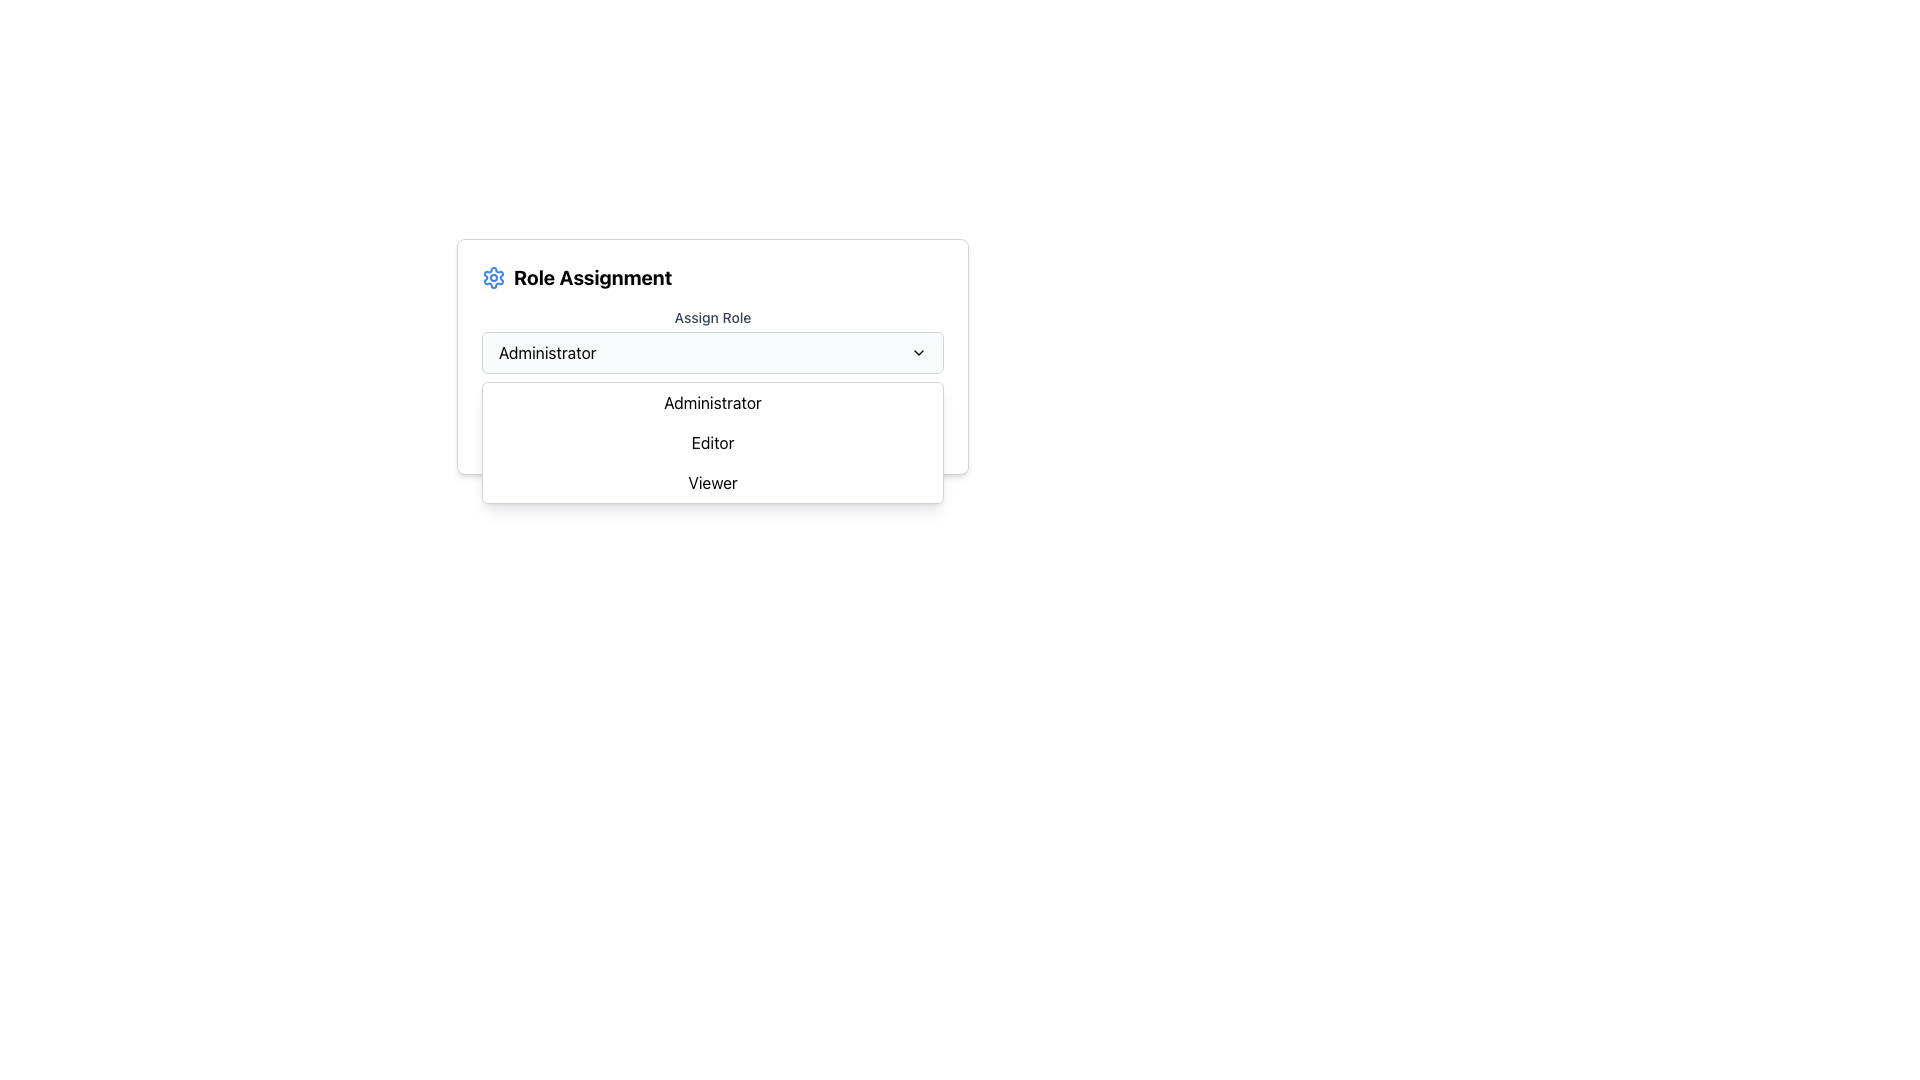 The image size is (1920, 1080). I want to click on the dropdown menu located below the 'Assign Role' text field in the 'Role Assignment' section, which displays options including 'Administrator', 'Editor', and 'Viewer', with 'Editor' highlighted as the second option, so click(713, 442).